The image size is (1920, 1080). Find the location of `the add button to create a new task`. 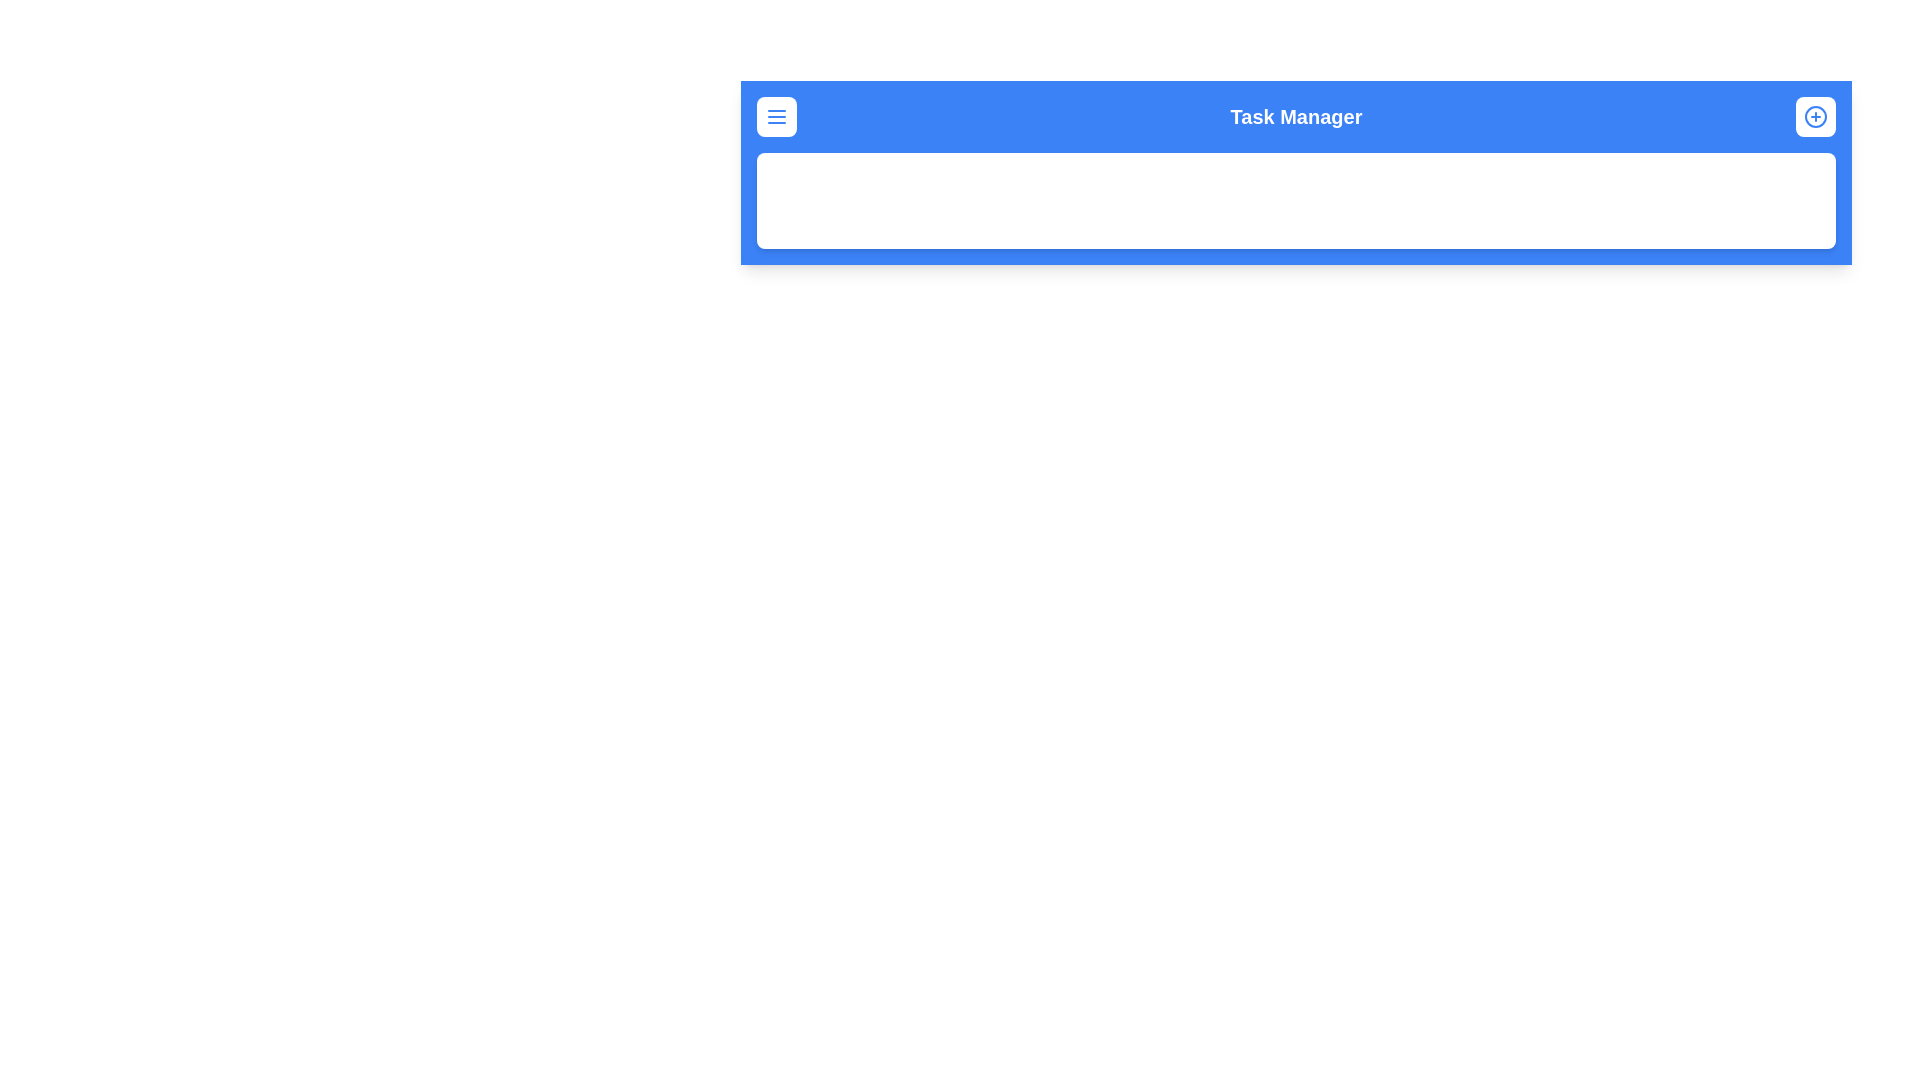

the add button to create a new task is located at coordinates (1815, 116).